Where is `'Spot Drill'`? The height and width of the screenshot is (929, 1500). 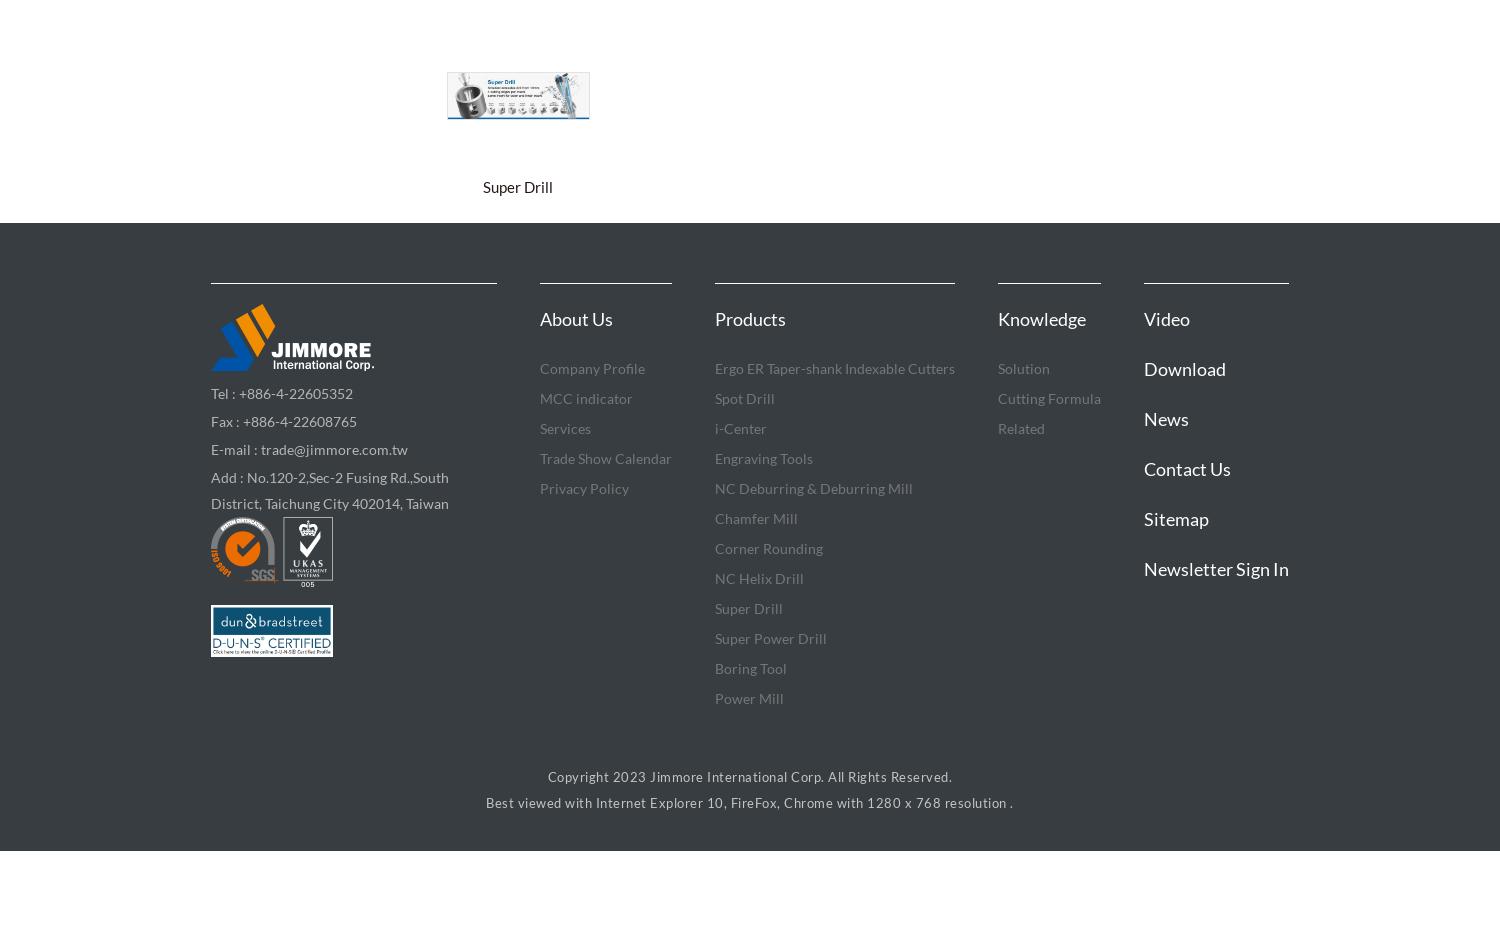 'Spot Drill' is located at coordinates (744, 397).